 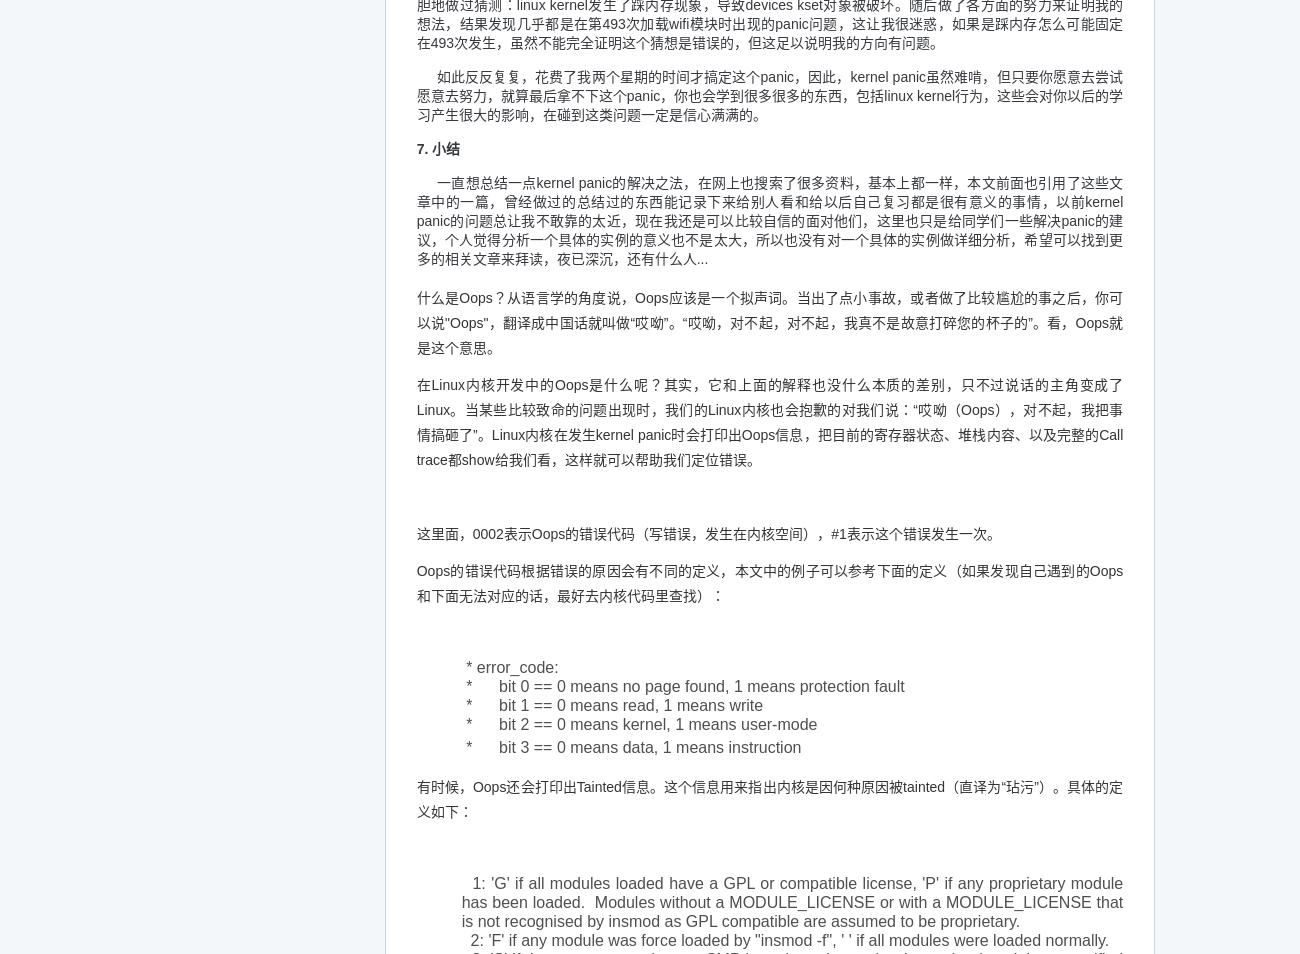 What do you see at coordinates (768, 94) in the screenshot?
I see `'如此反反复复，花费了我两个星期的时间才搞定这个panic，因此，kernel panic虽然难啃，但只要你愿意去尝试愿意去努力，就算最后拿不下这个panic，你也会学到很多很多的东西，包括linux kernel行为，这些会对你以后的学习产生很大的影响，在碰到这类问题一定是信心满满的。'` at bounding box center [768, 94].